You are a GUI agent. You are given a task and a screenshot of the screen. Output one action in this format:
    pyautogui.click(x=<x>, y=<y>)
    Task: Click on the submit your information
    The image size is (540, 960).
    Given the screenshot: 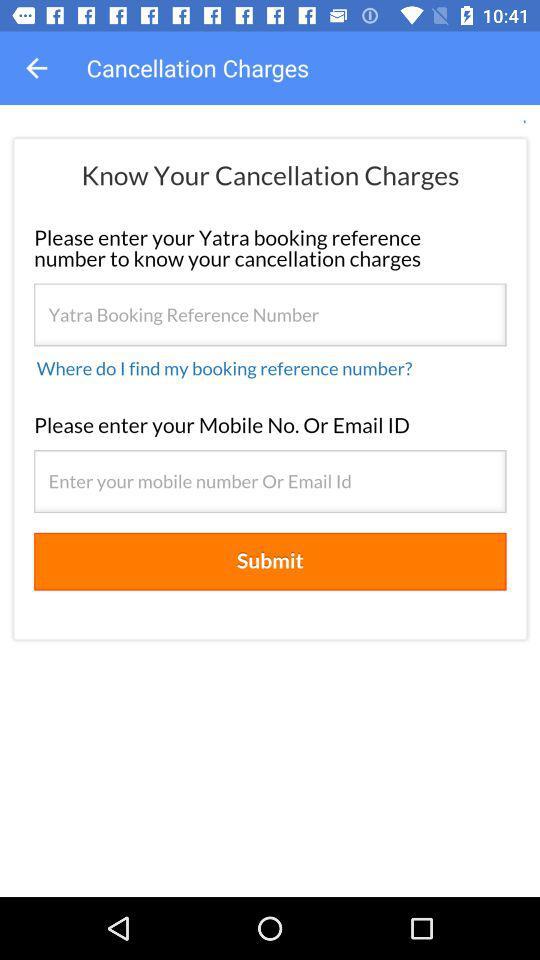 What is the action you would take?
    pyautogui.click(x=270, y=500)
    